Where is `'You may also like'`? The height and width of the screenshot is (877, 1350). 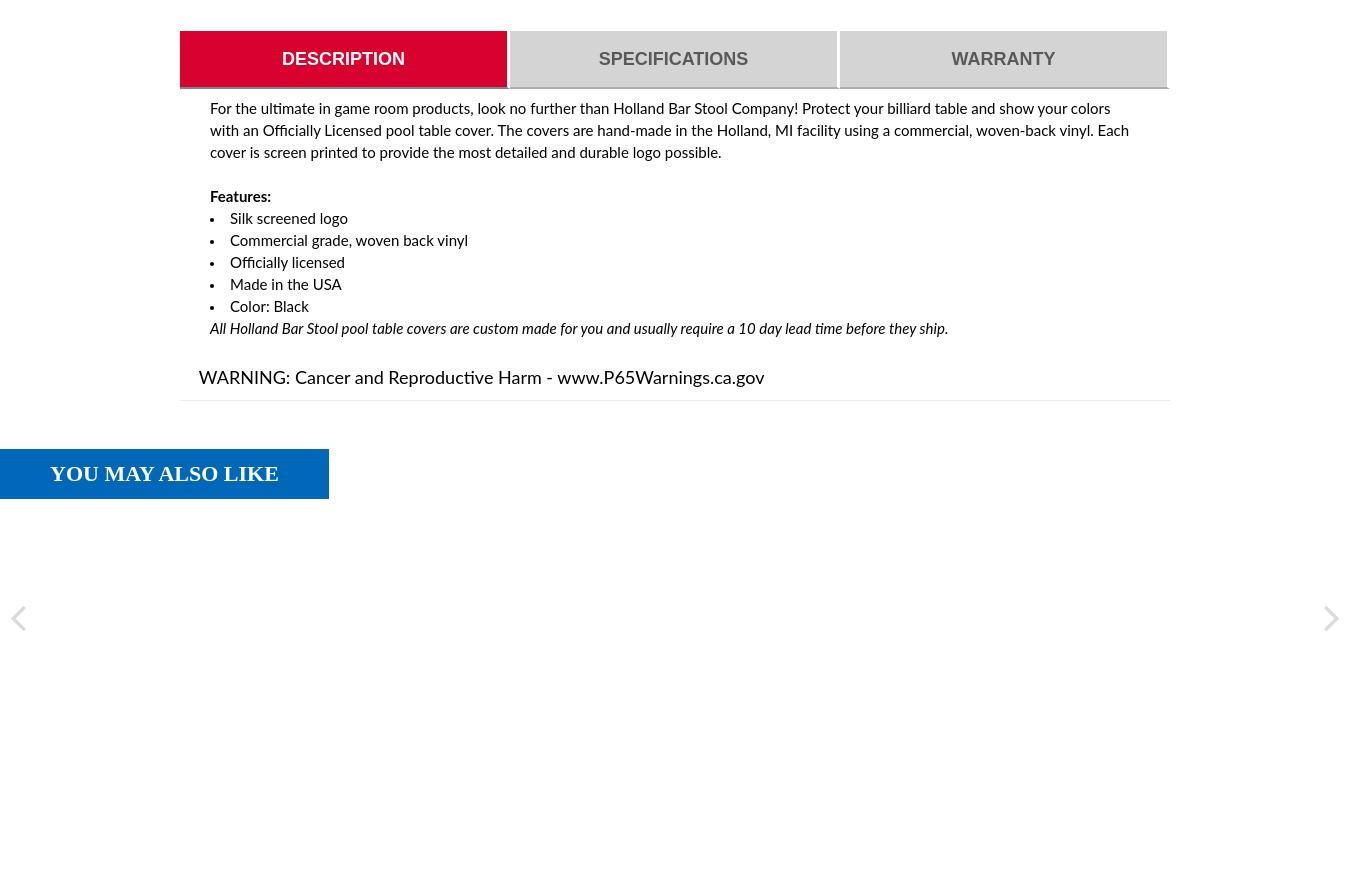
'You may also like' is located at coordinates (164, 472).